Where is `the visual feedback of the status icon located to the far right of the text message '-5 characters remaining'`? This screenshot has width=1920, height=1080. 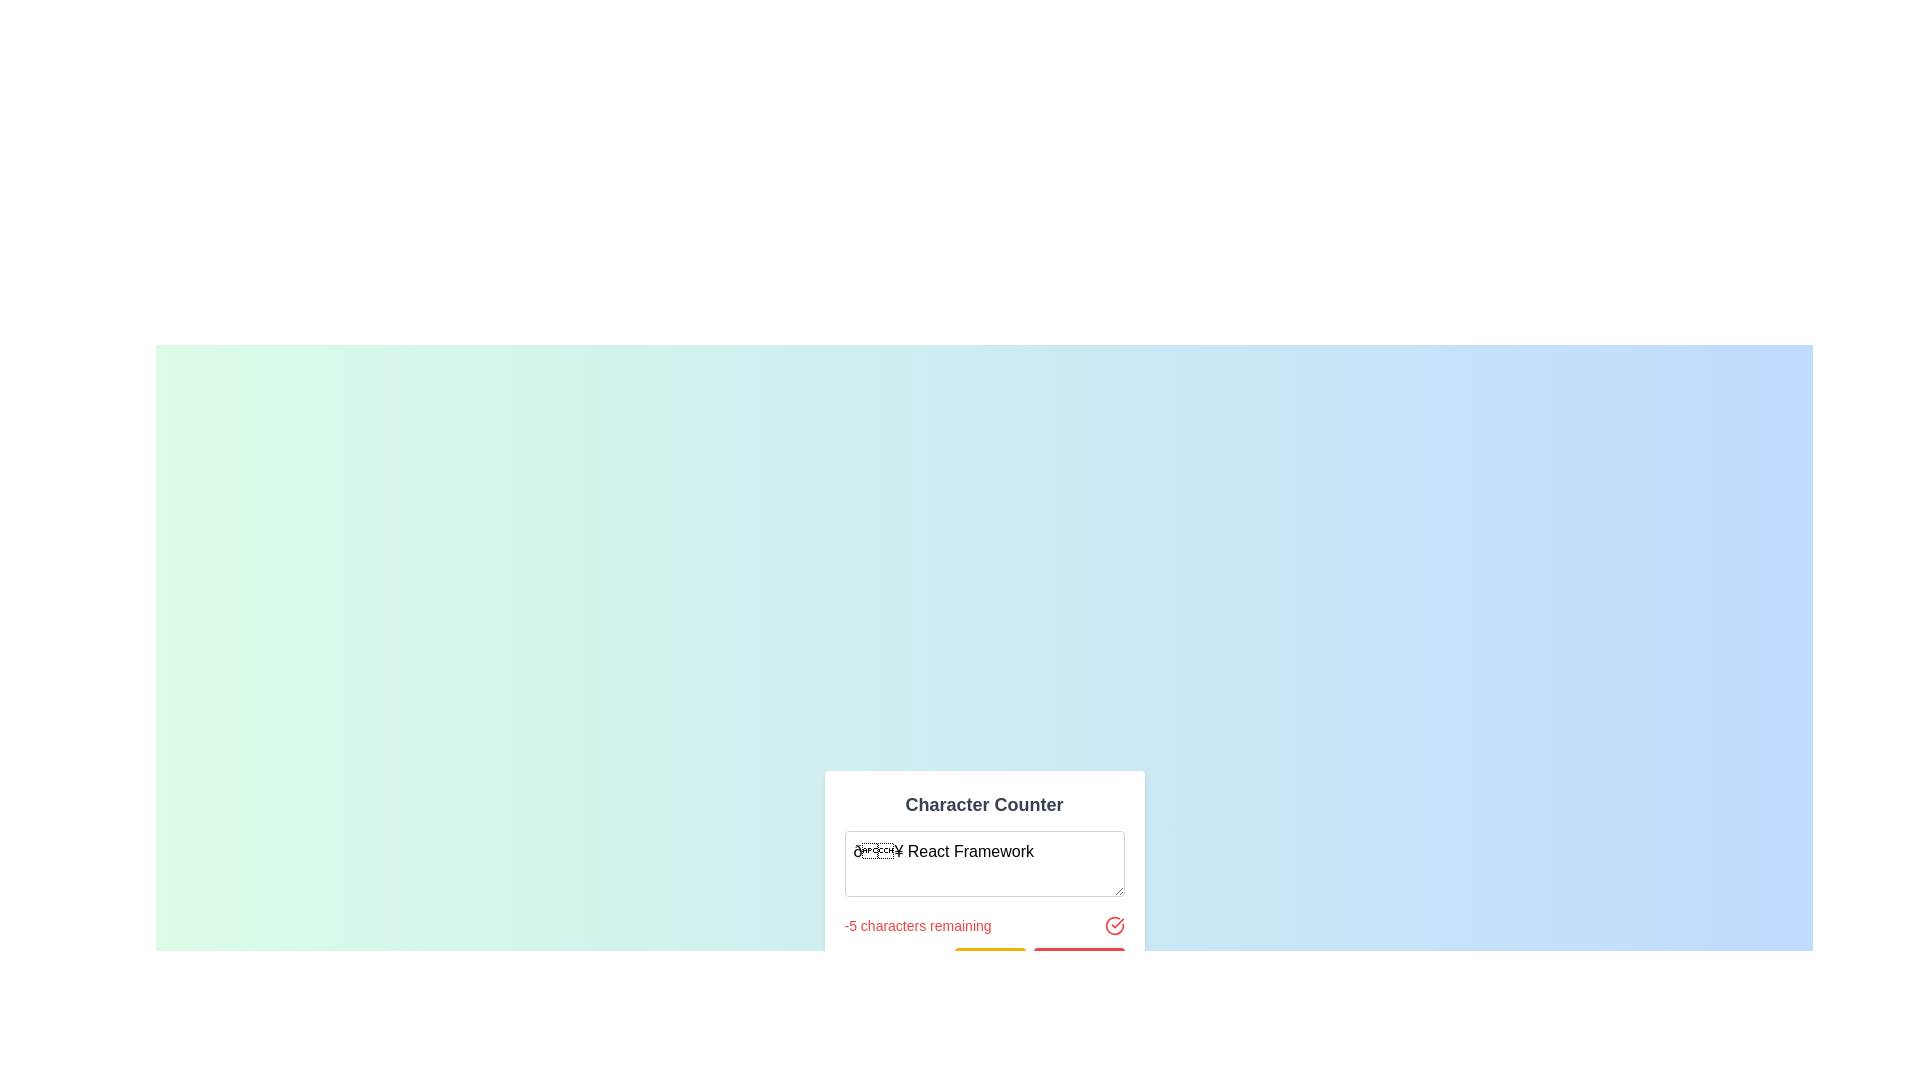
the visual feedback of the status icon located to the far right of the text message '-5 characters remaining' is located at coordinates (1113, 925).